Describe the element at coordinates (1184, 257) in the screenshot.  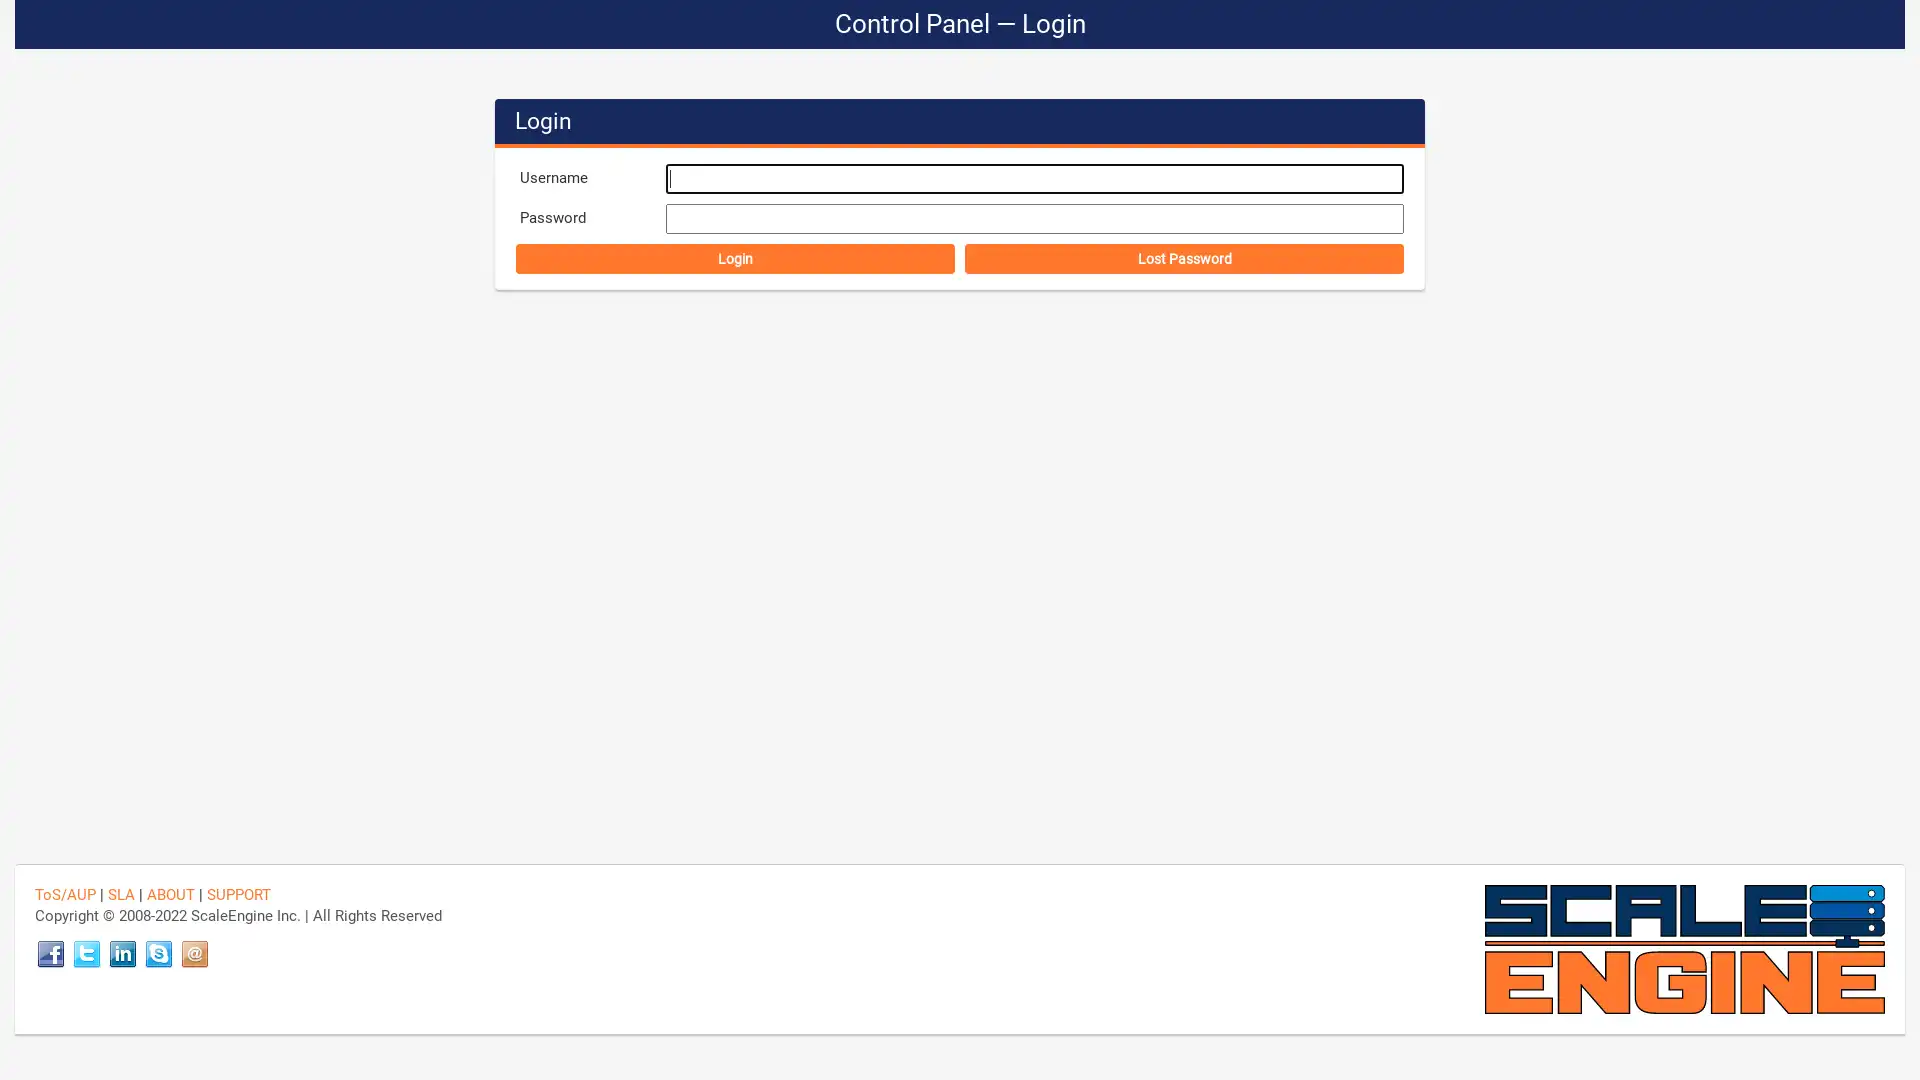
I see `Lost Password` at that location.